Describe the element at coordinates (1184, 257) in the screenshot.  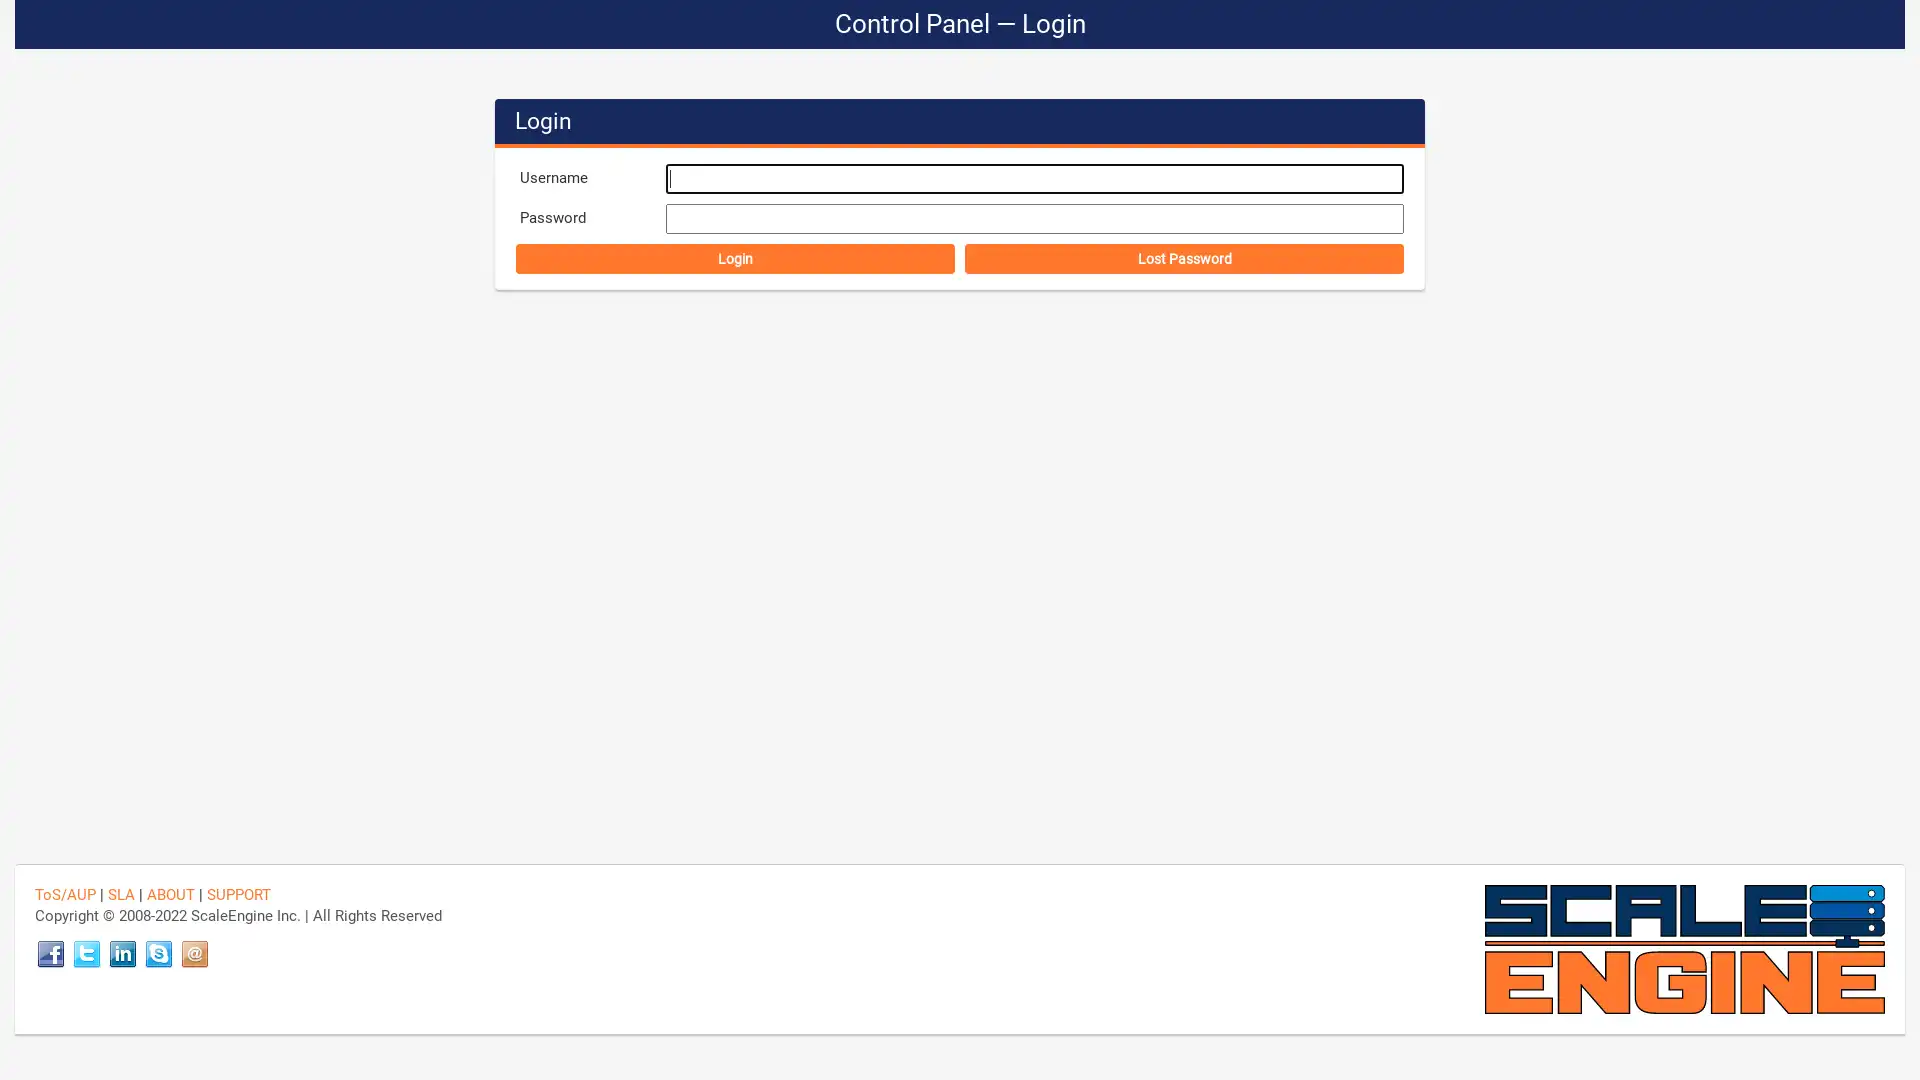
I see `Lost Password` at that location.